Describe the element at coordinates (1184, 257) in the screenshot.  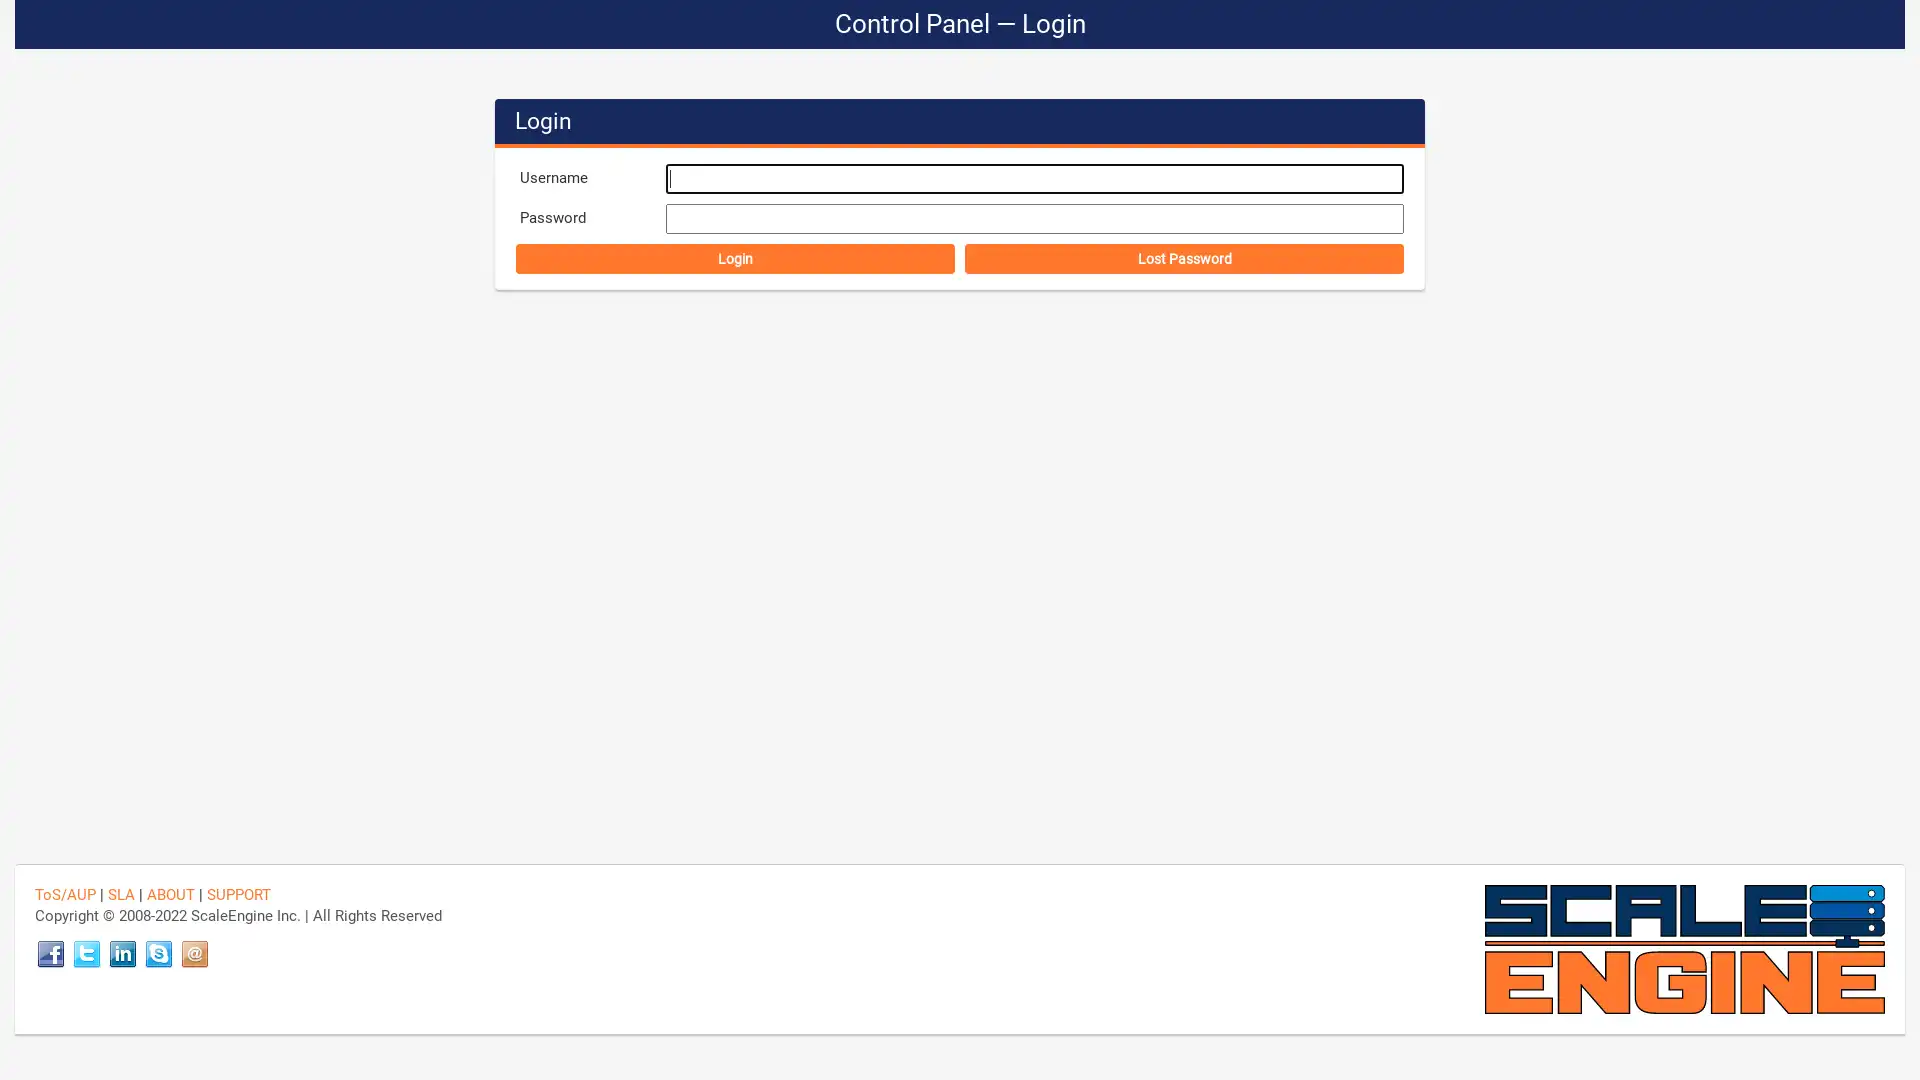
I see `Lost Password` at that location.